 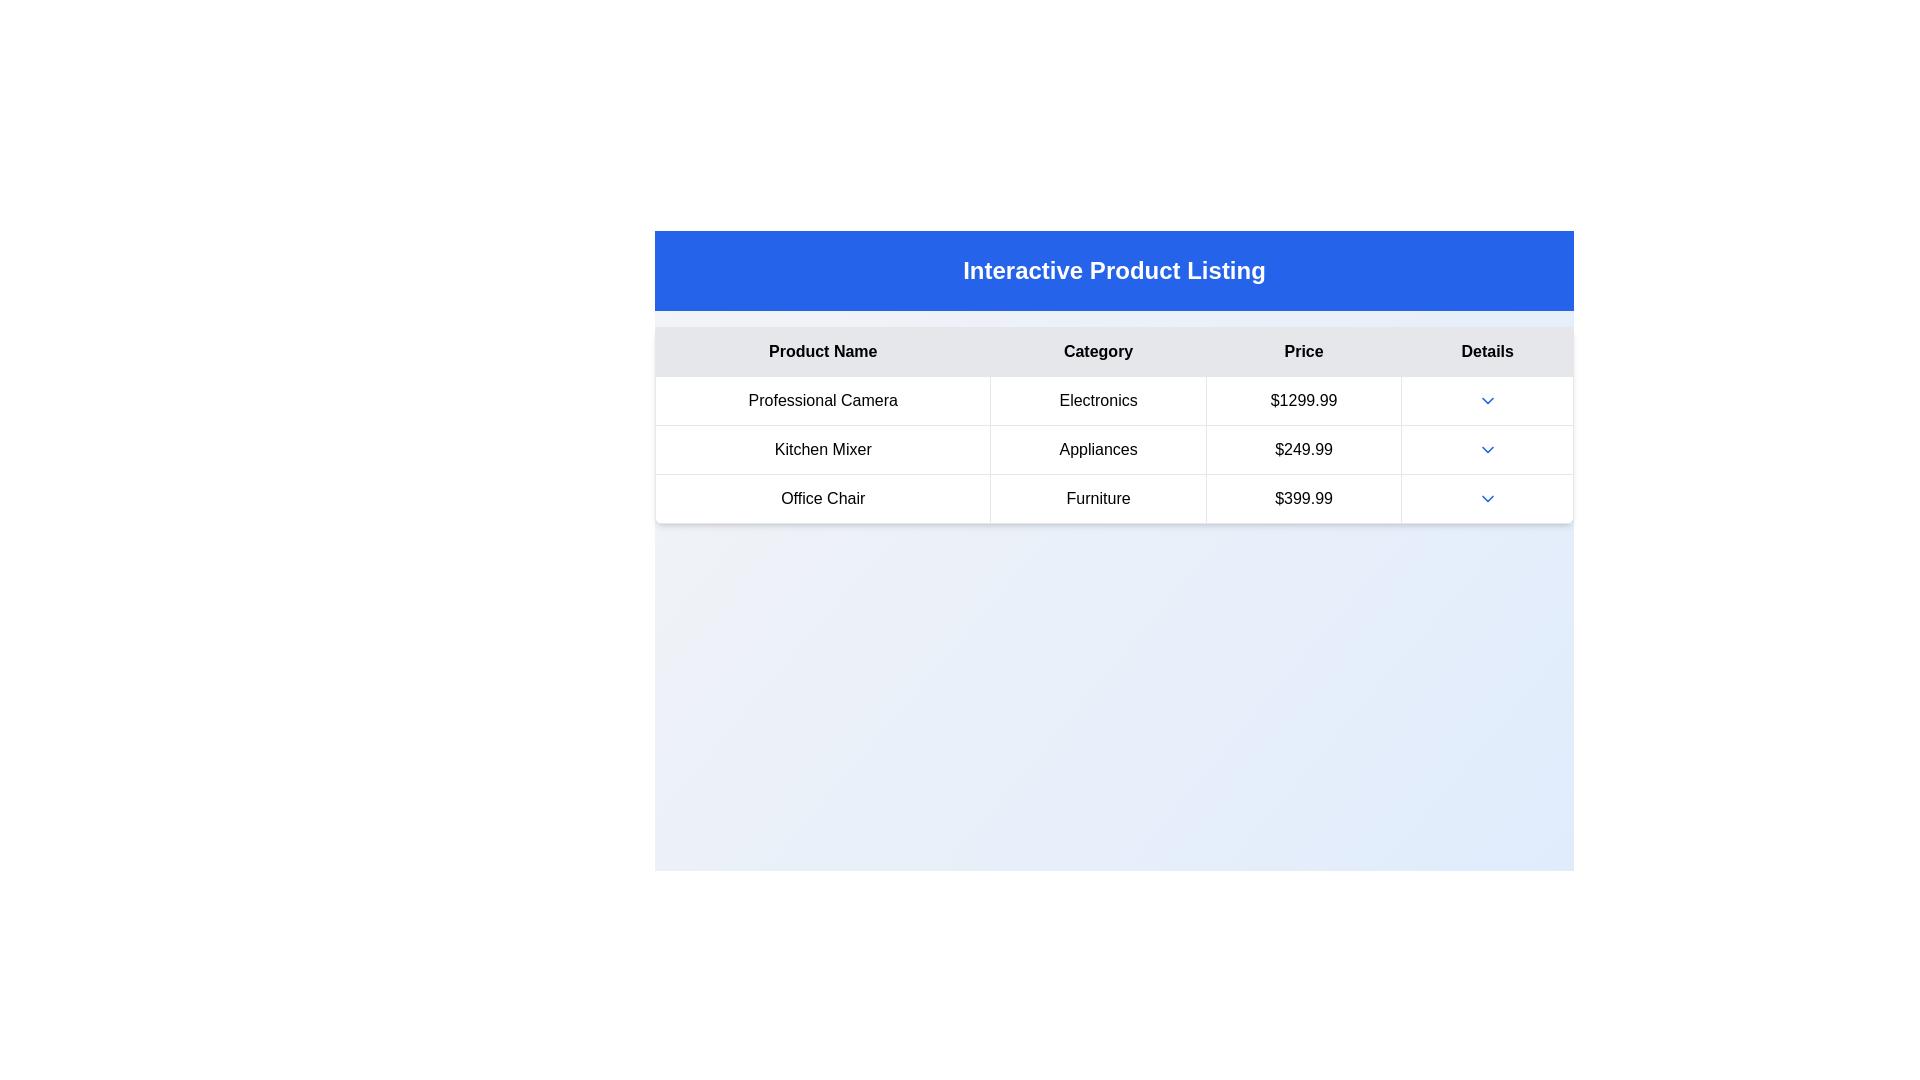 I want to click on the price label for the product 'Kitchen Mixer' located in the third cell of the second row in the product listing table, so click(x=1304, y=450).